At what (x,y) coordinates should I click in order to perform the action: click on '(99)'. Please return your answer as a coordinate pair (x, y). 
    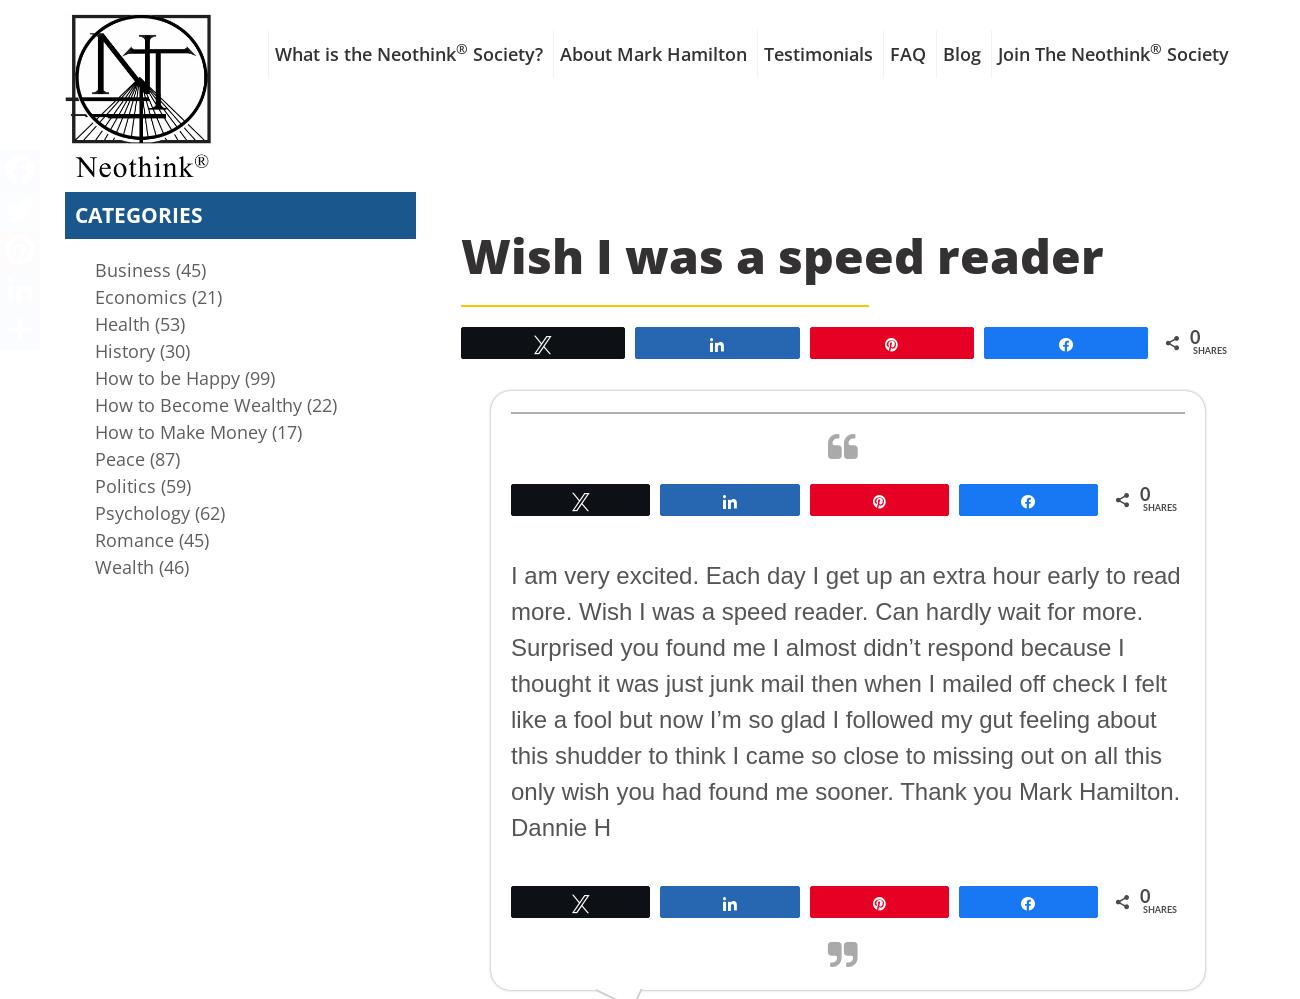
    Looking at the image, I should click on (256, 378).